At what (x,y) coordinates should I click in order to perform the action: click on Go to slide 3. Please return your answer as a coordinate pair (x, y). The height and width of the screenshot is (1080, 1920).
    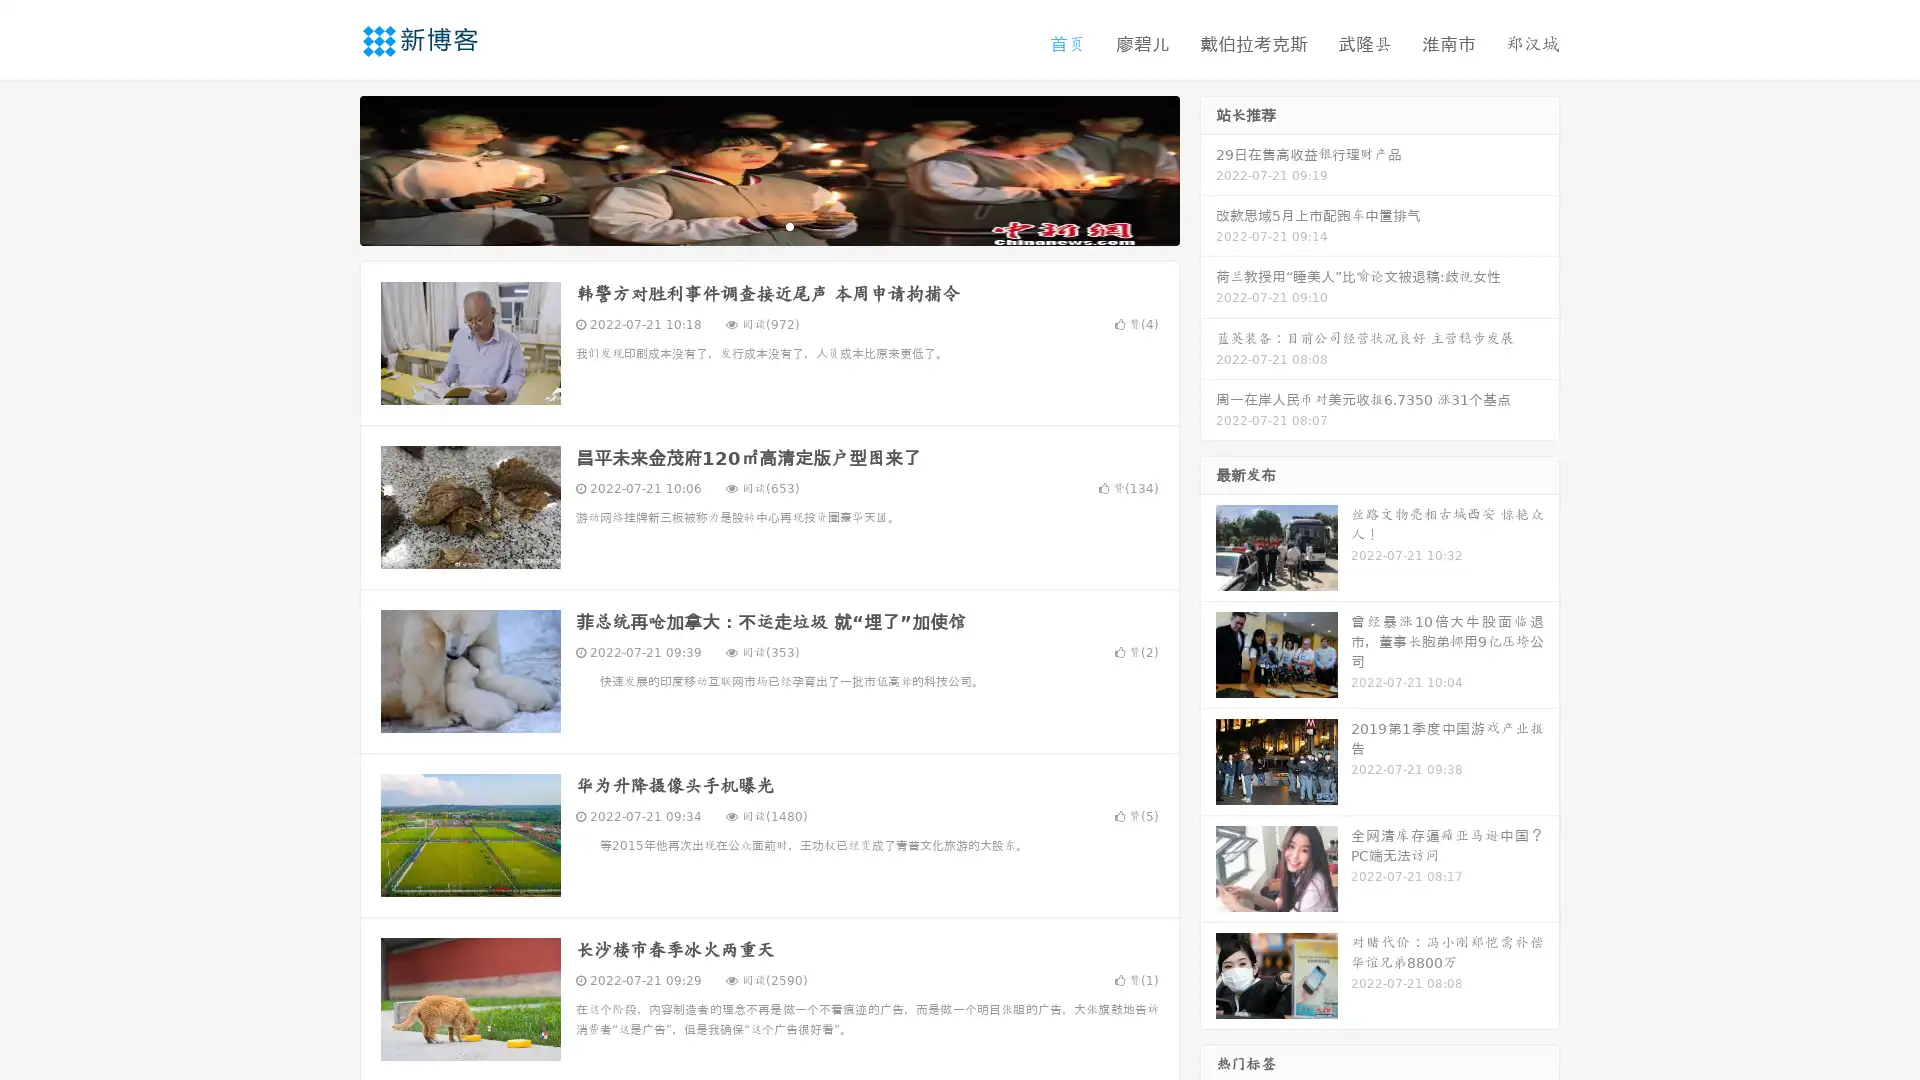
    Looking at the image, I should click on (789, 225).